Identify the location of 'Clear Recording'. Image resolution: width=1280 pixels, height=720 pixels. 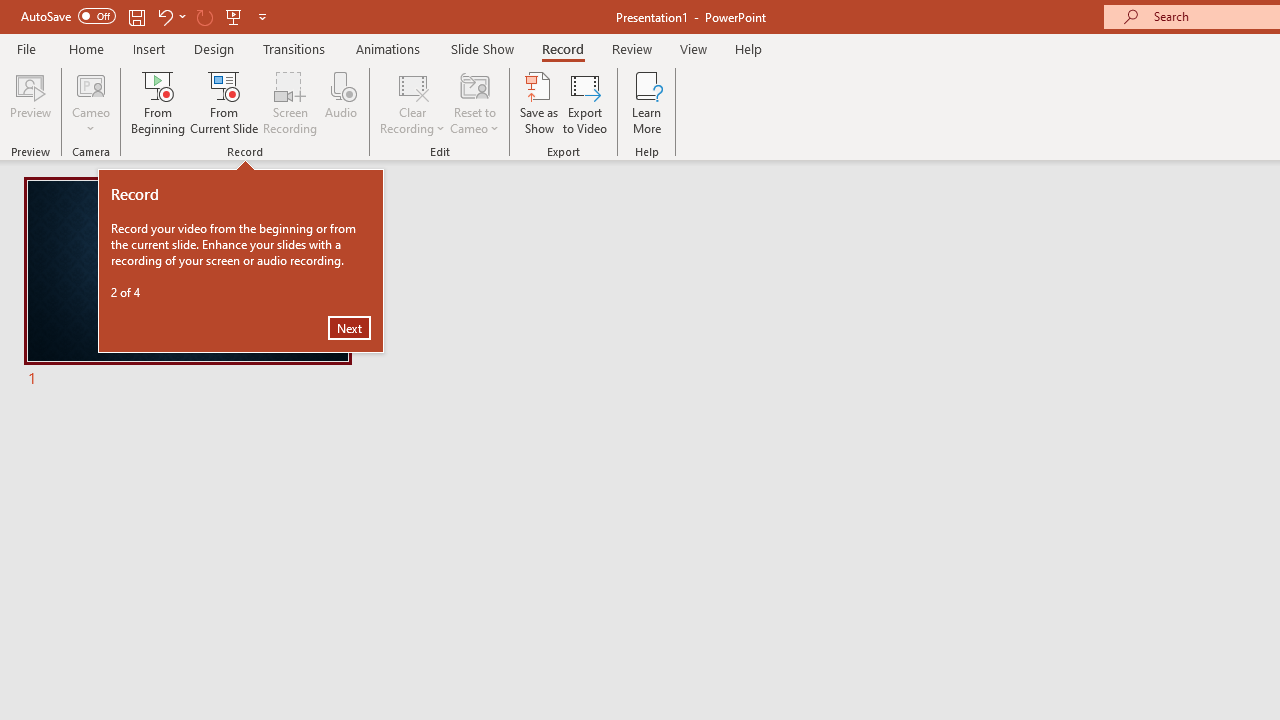
(411, 103).